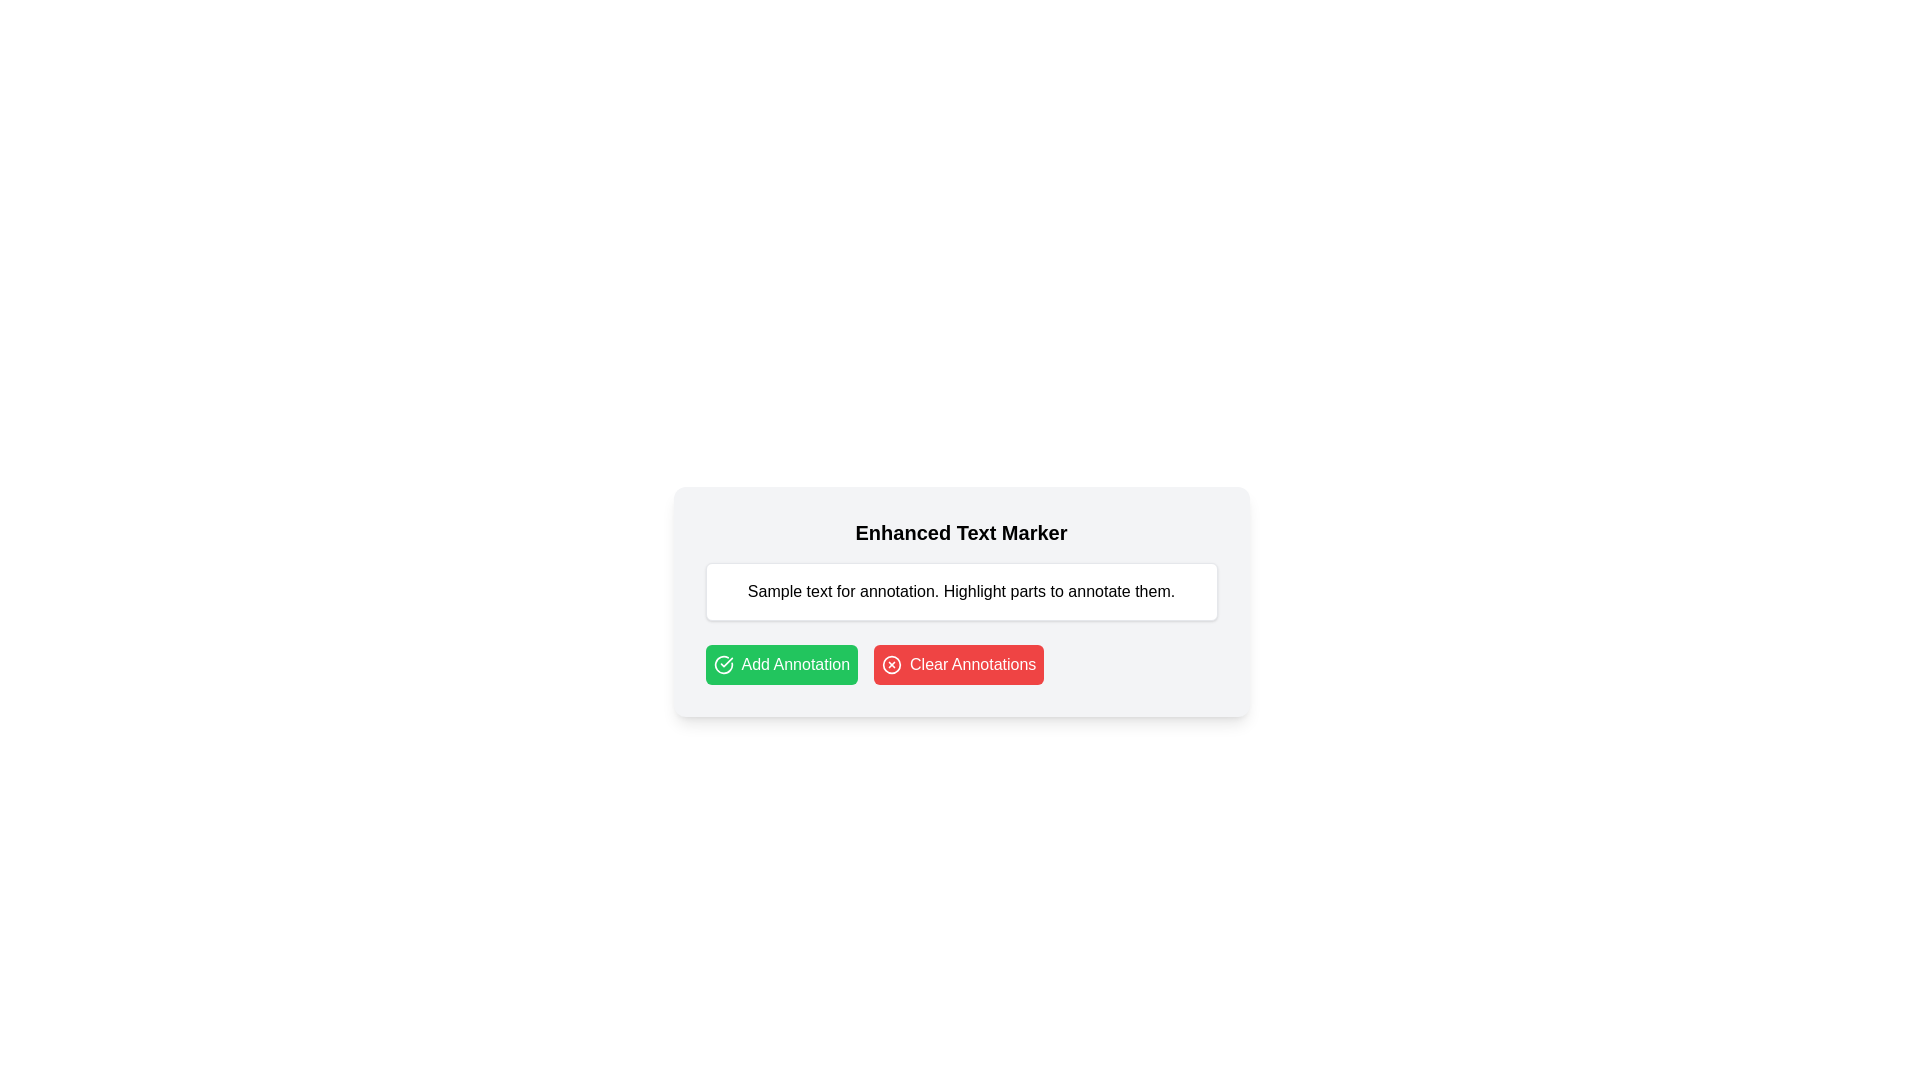 This screenshot has width=1920, height=1080. Describe the element at coordinates (910, 590) in the screenshot. I see `the character 't' in the word 'annotation' located in the text field containing 'Sample text for annotation. Highlight parts to annotate them.'` at that location.